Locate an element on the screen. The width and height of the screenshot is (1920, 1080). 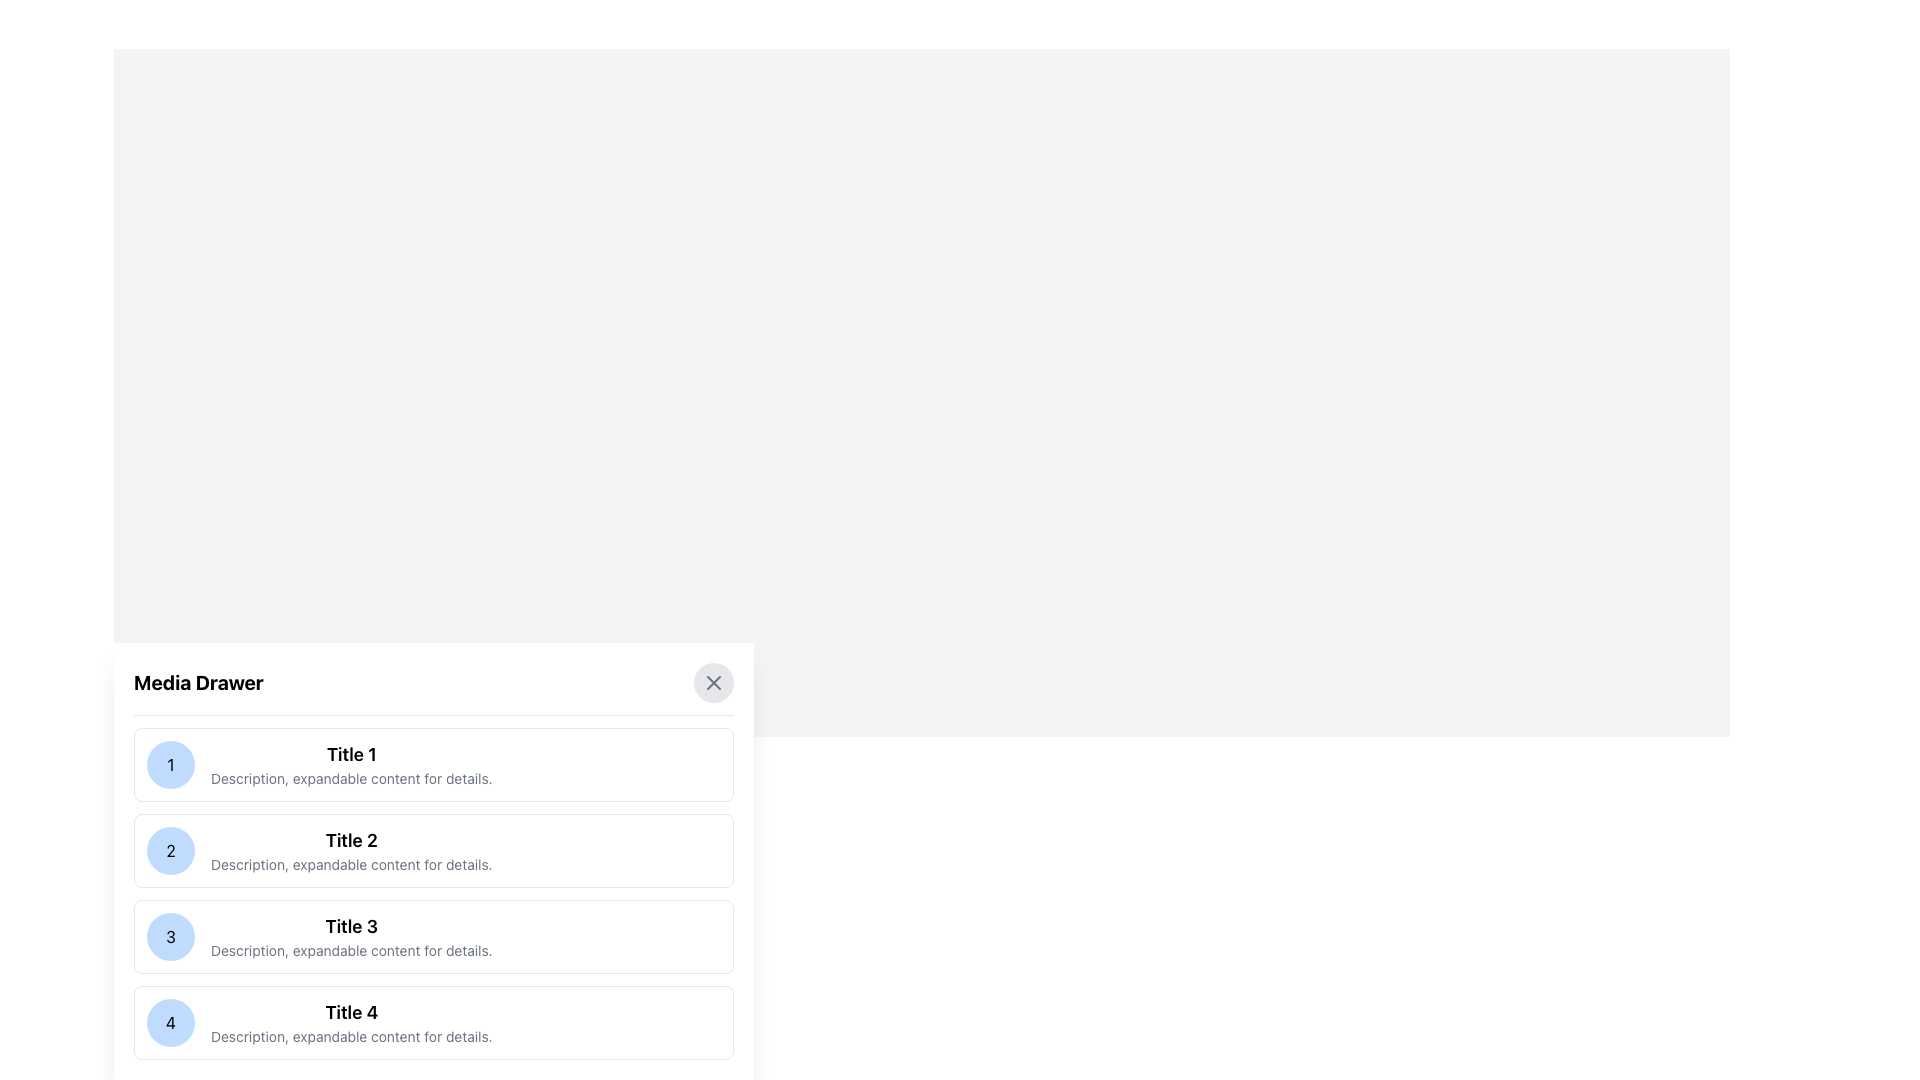
the first list item entry, which features a light blue circular icon with the digit '1' and the title 'Title 1' in bold is located at coordinates (432, 764).